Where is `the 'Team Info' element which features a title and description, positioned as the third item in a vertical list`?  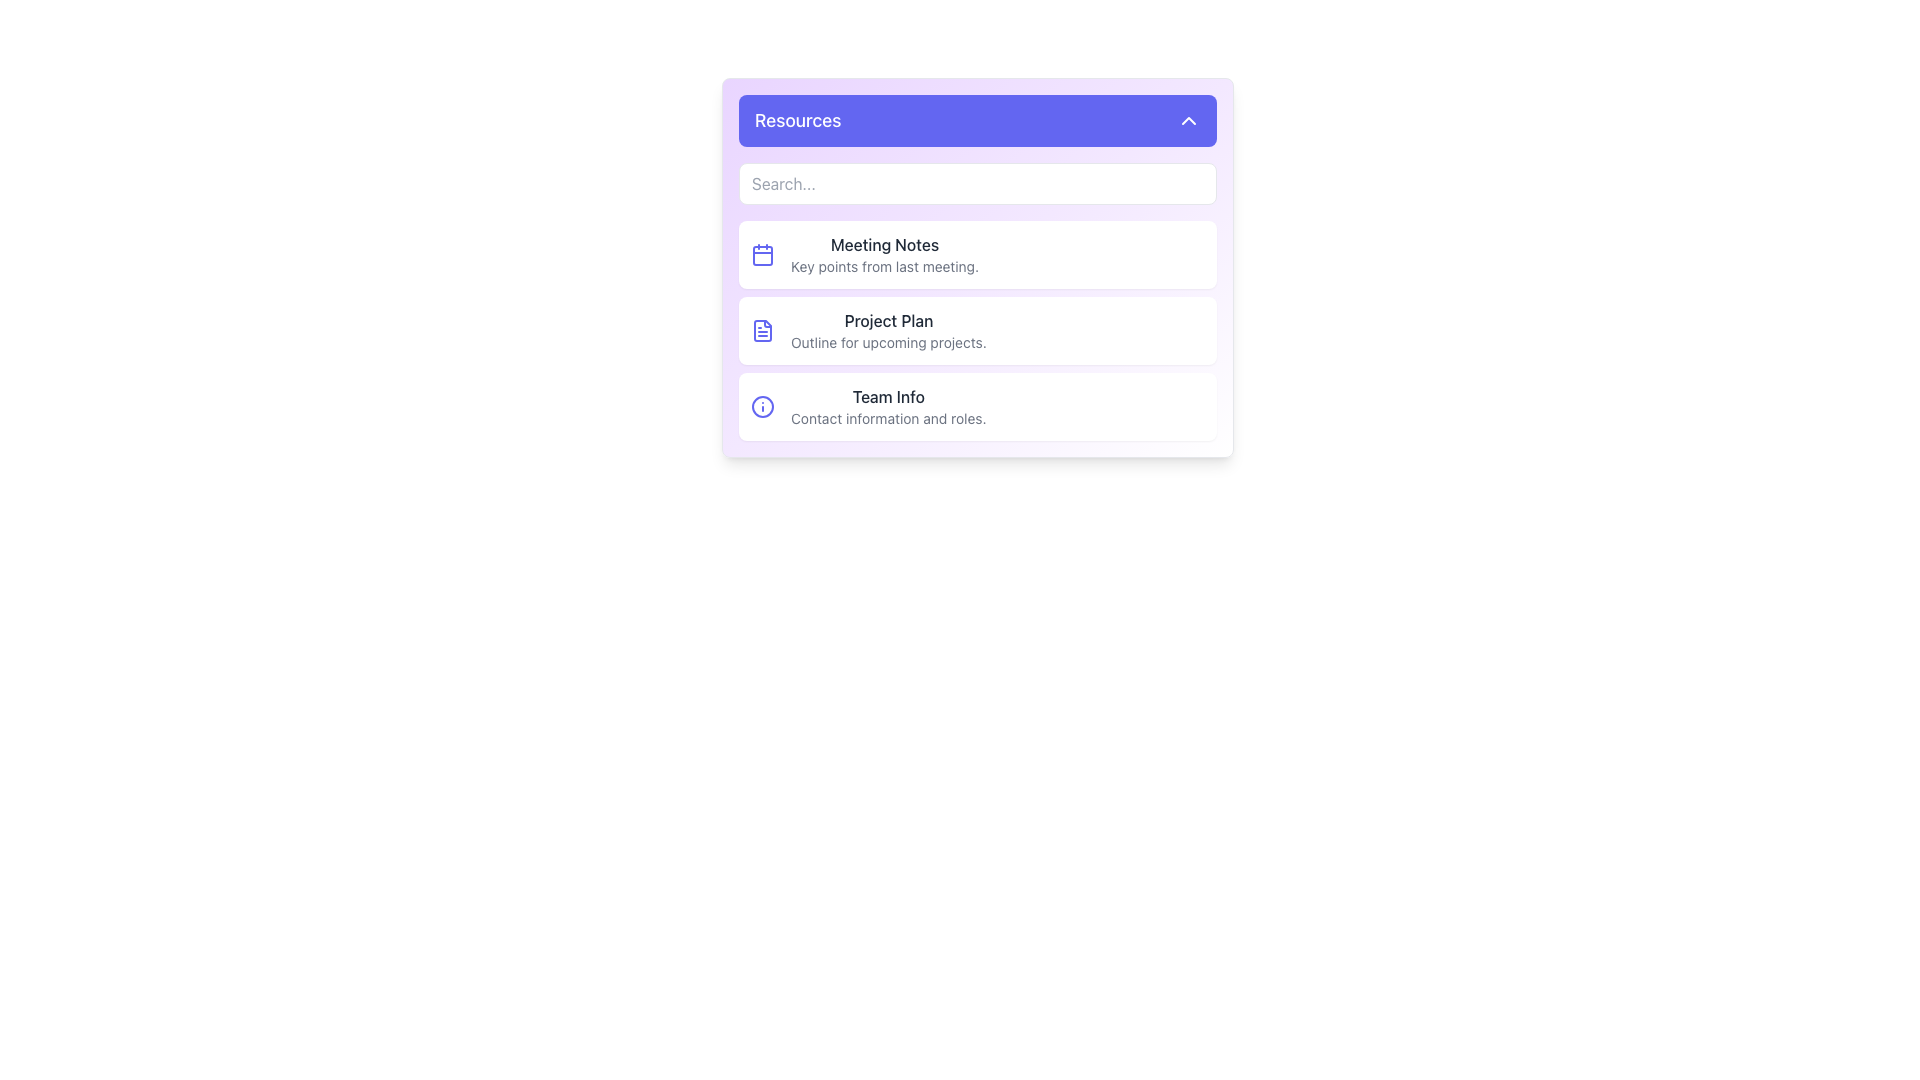 the 'Team Info' element which features a title and description, positioned as the third item in a vertical list is located at coordinates (887, 406).